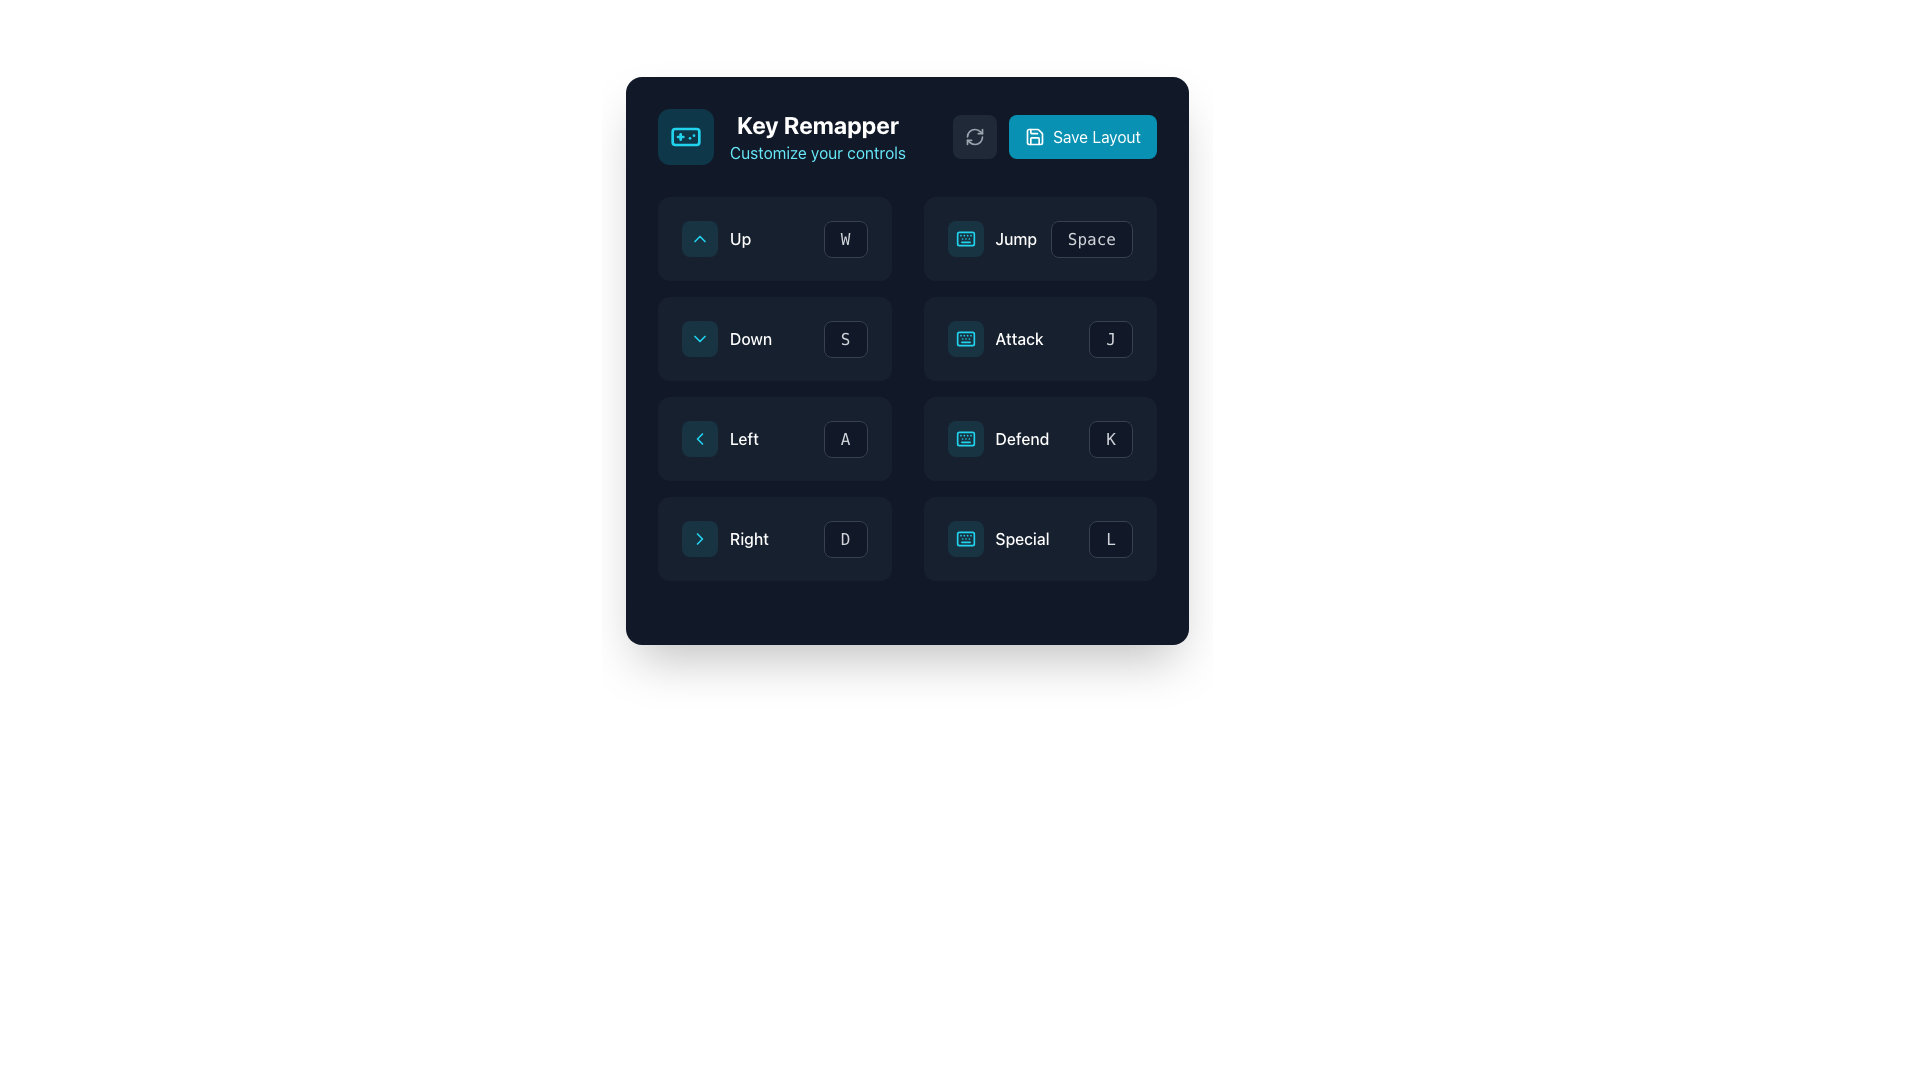  What do you see at coordinates (773, 389) in the screenshot?
I see `and drop the first directional control block in the vertical stack` at bounding box center [773, 389].